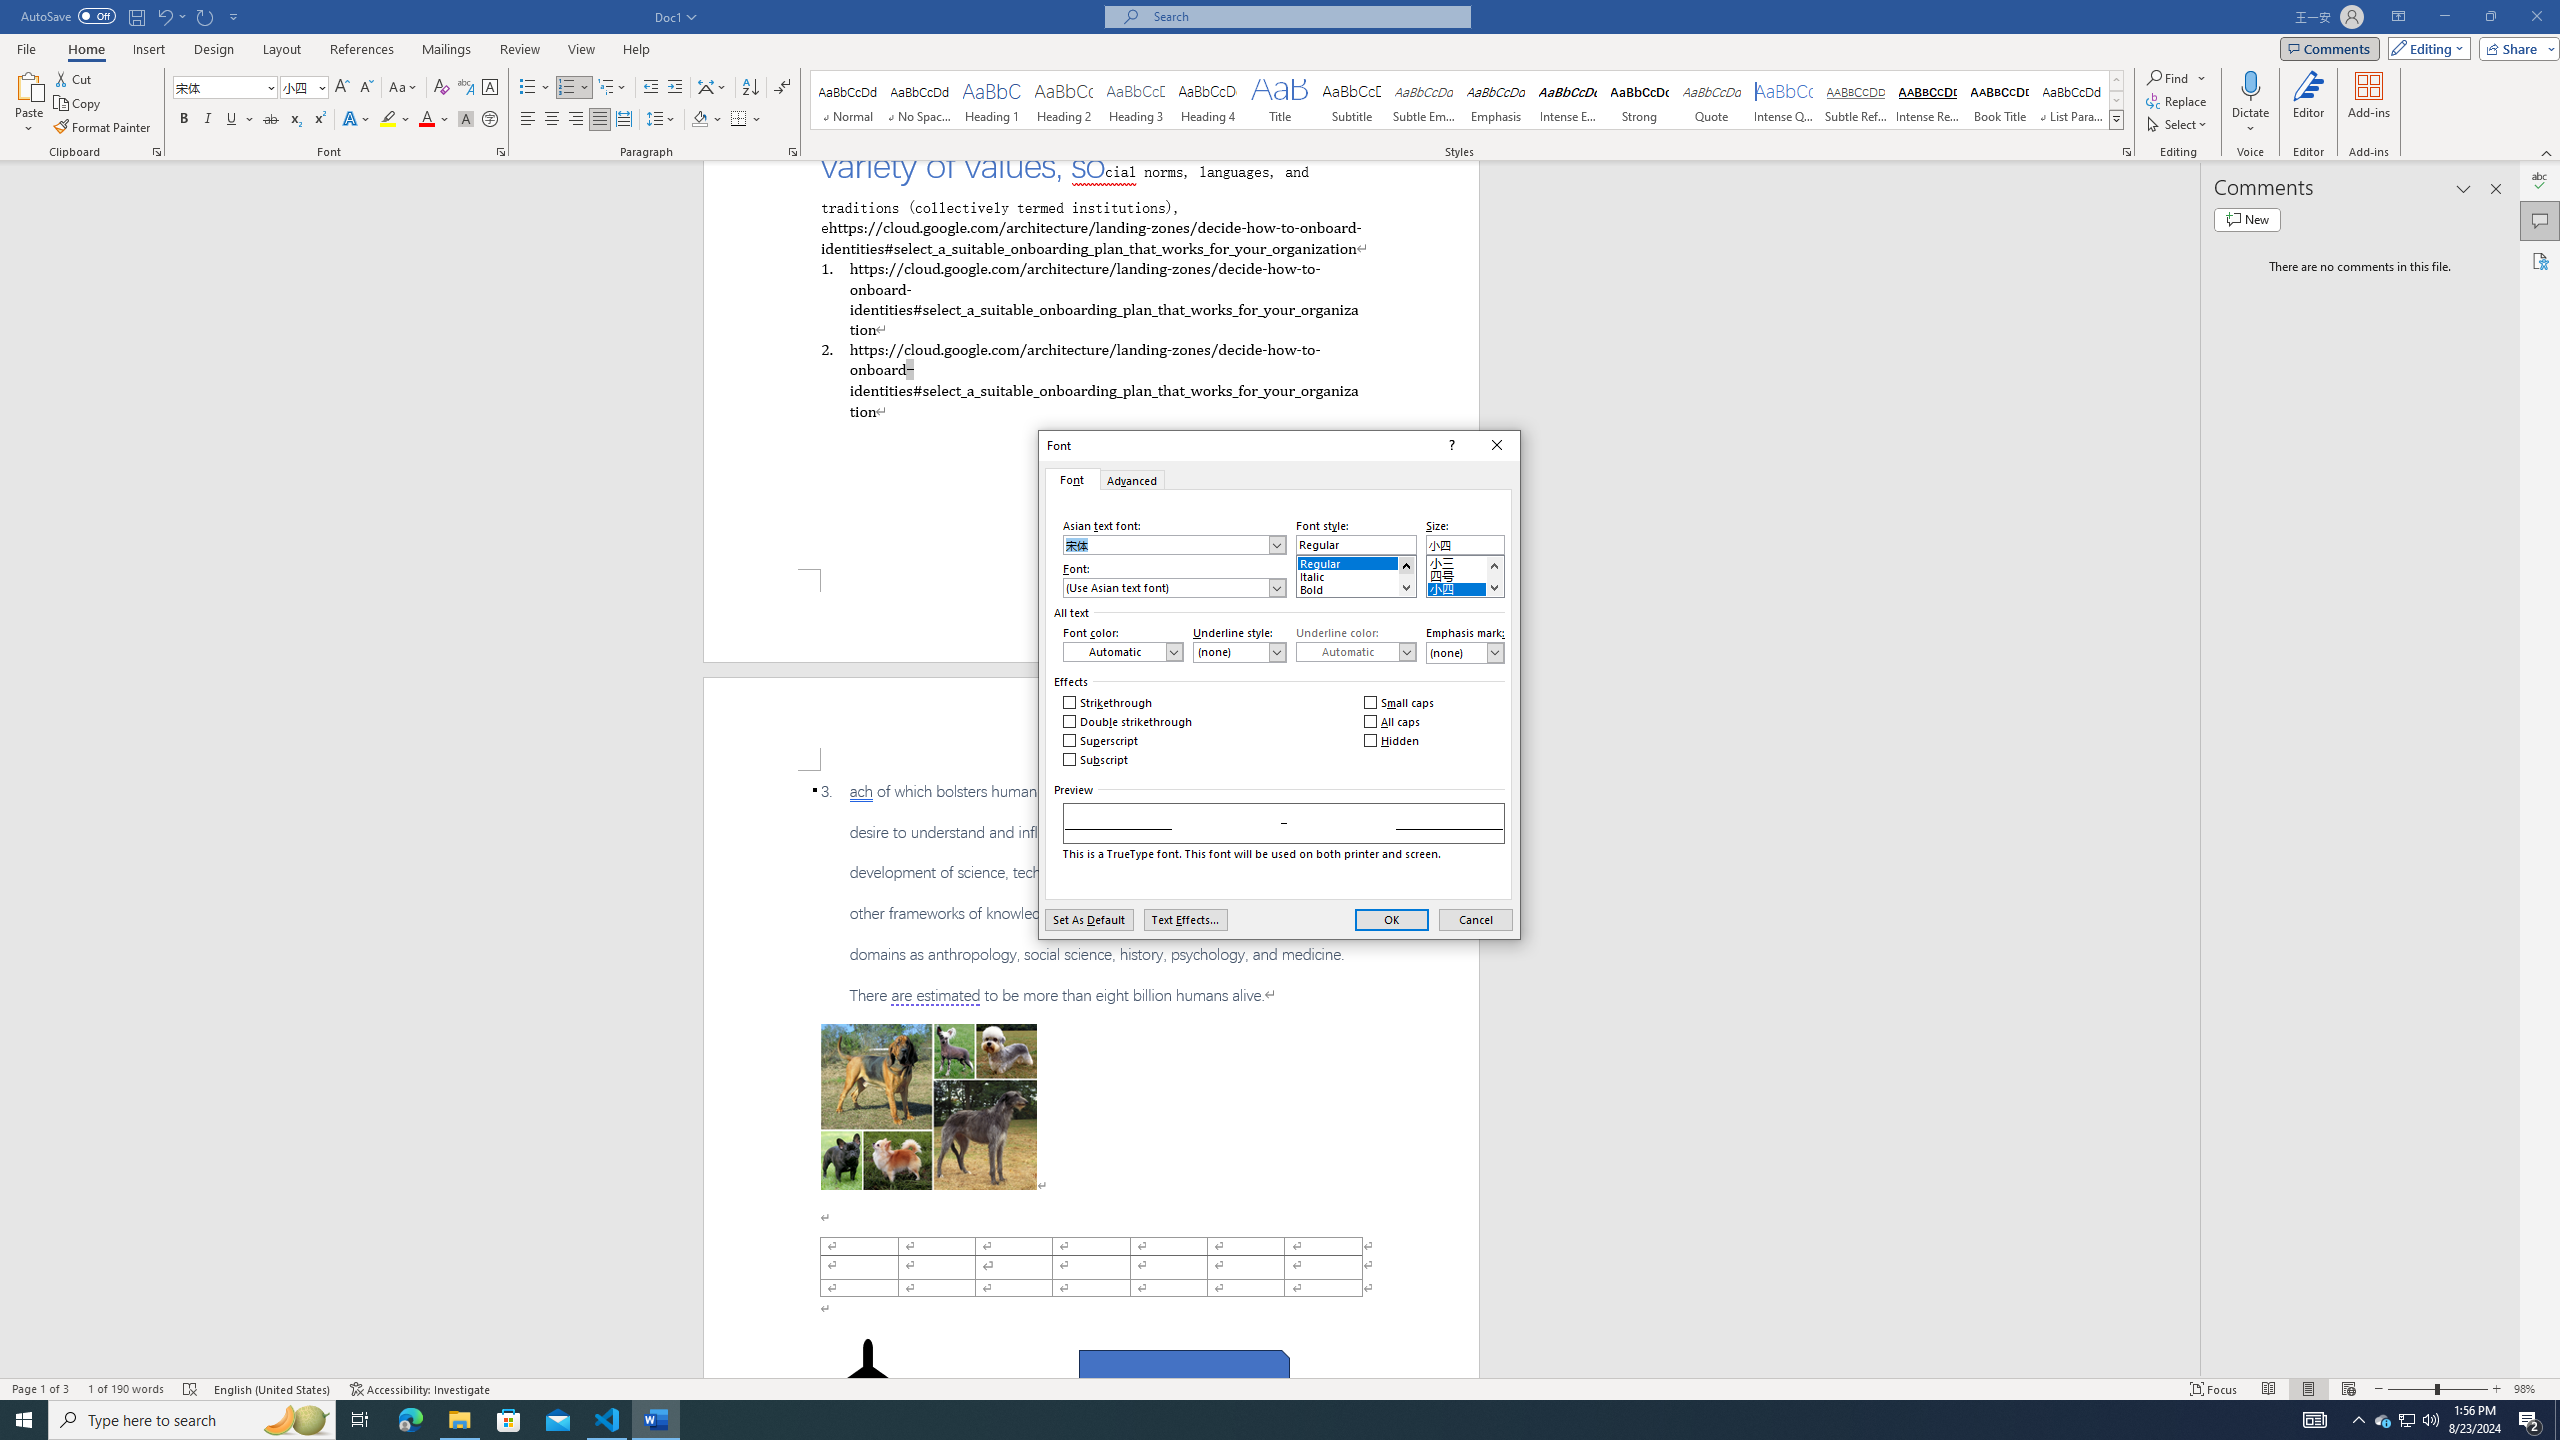 The width and height of the screenshot is (2560, 1440). What do you see at coordinates (1855, 99) in the screenshot?
I see `'Subtle Reference'` at bounding box center [1855, 99].